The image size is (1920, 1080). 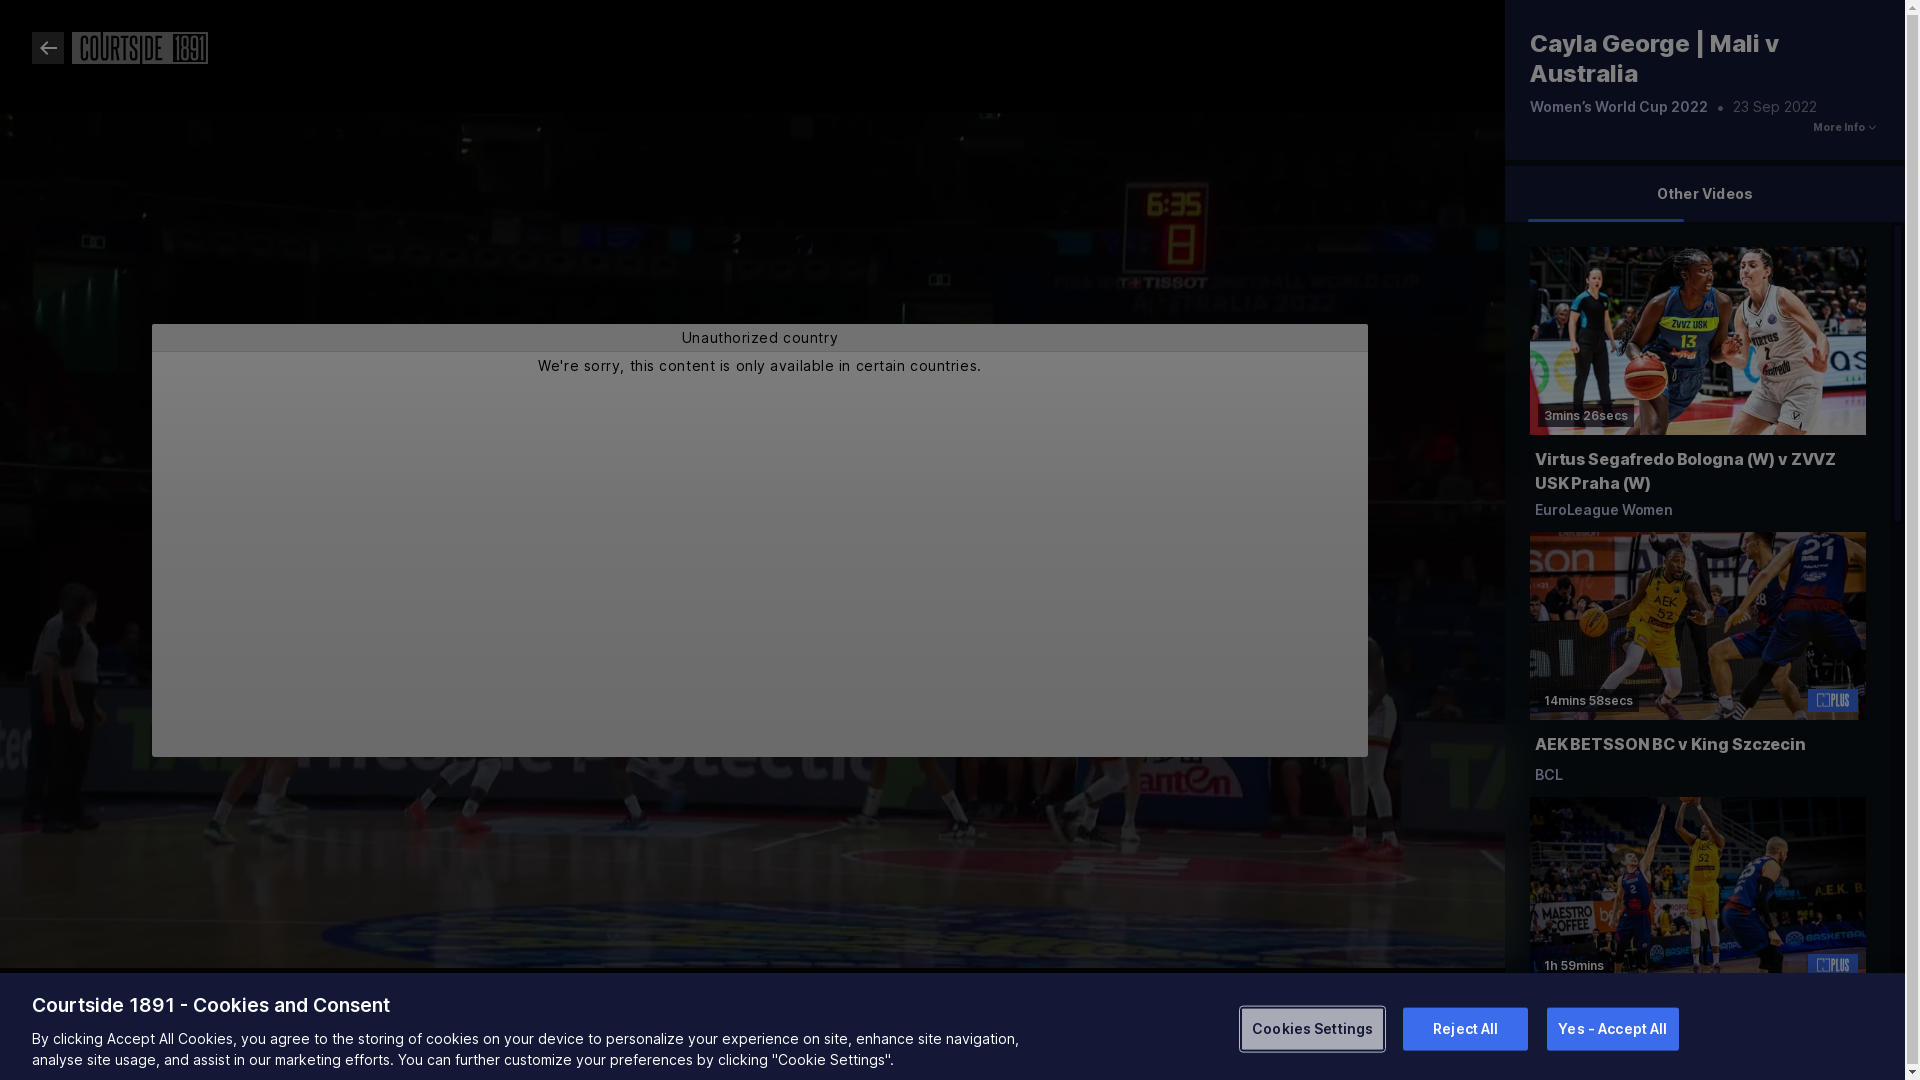 I want to click on '14mins 58secs, so click(x=1697, y=664).